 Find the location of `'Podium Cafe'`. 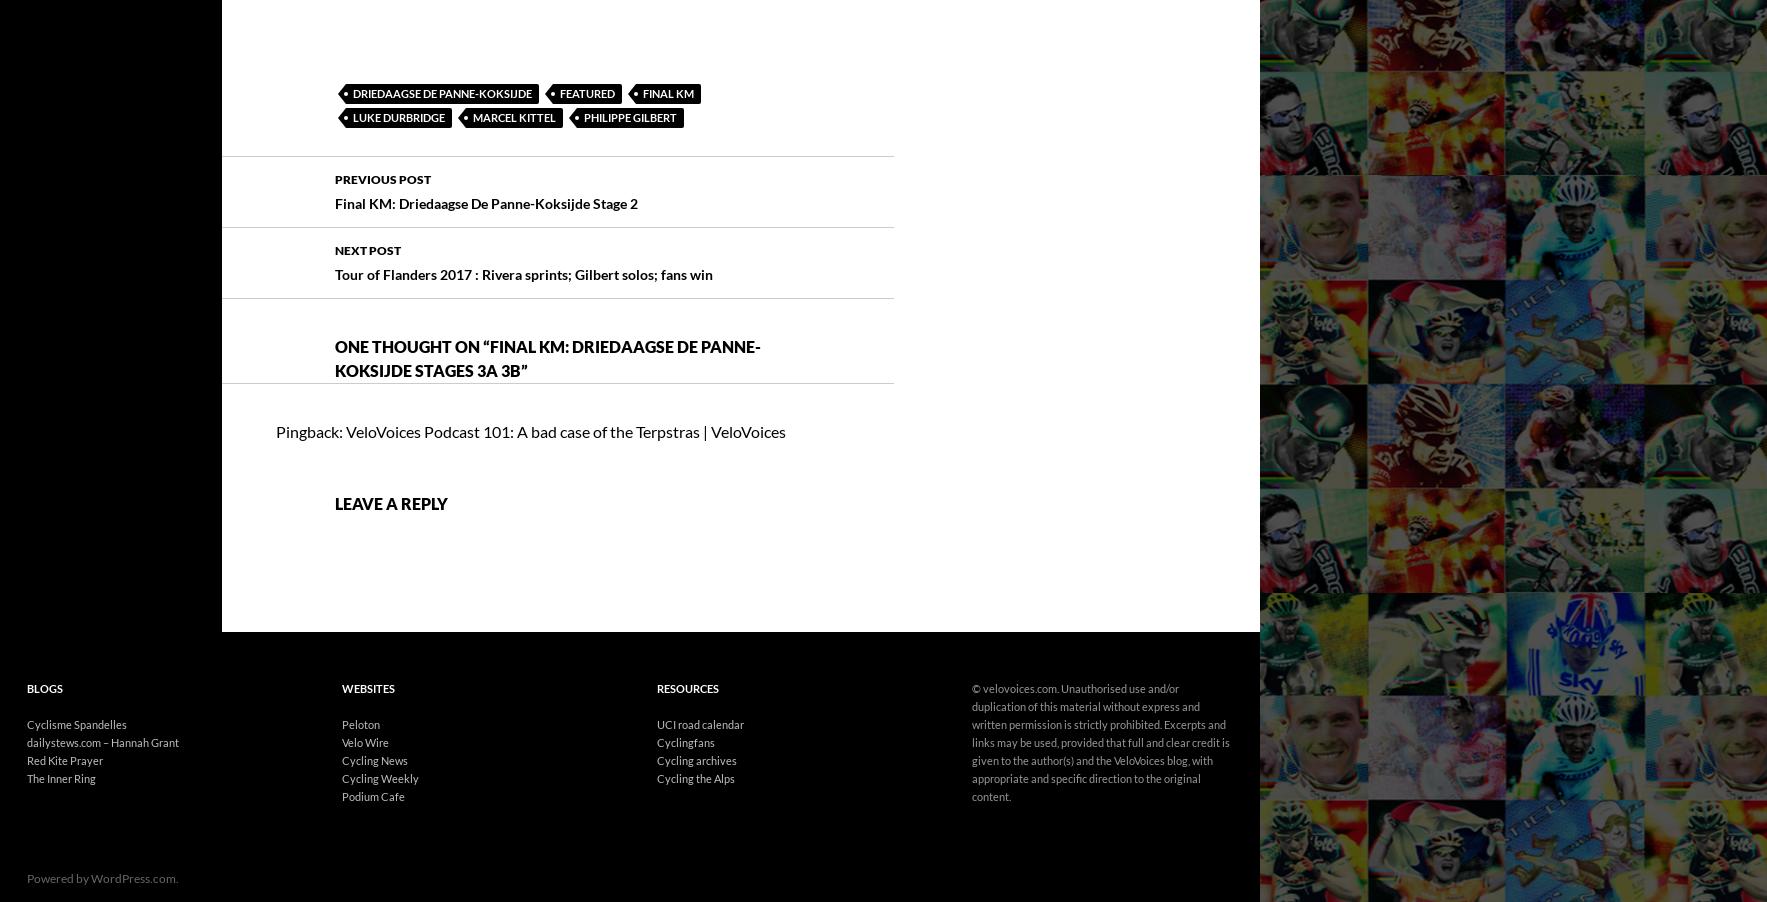

'Podium Cafe' is located at coordinates (341, 740).